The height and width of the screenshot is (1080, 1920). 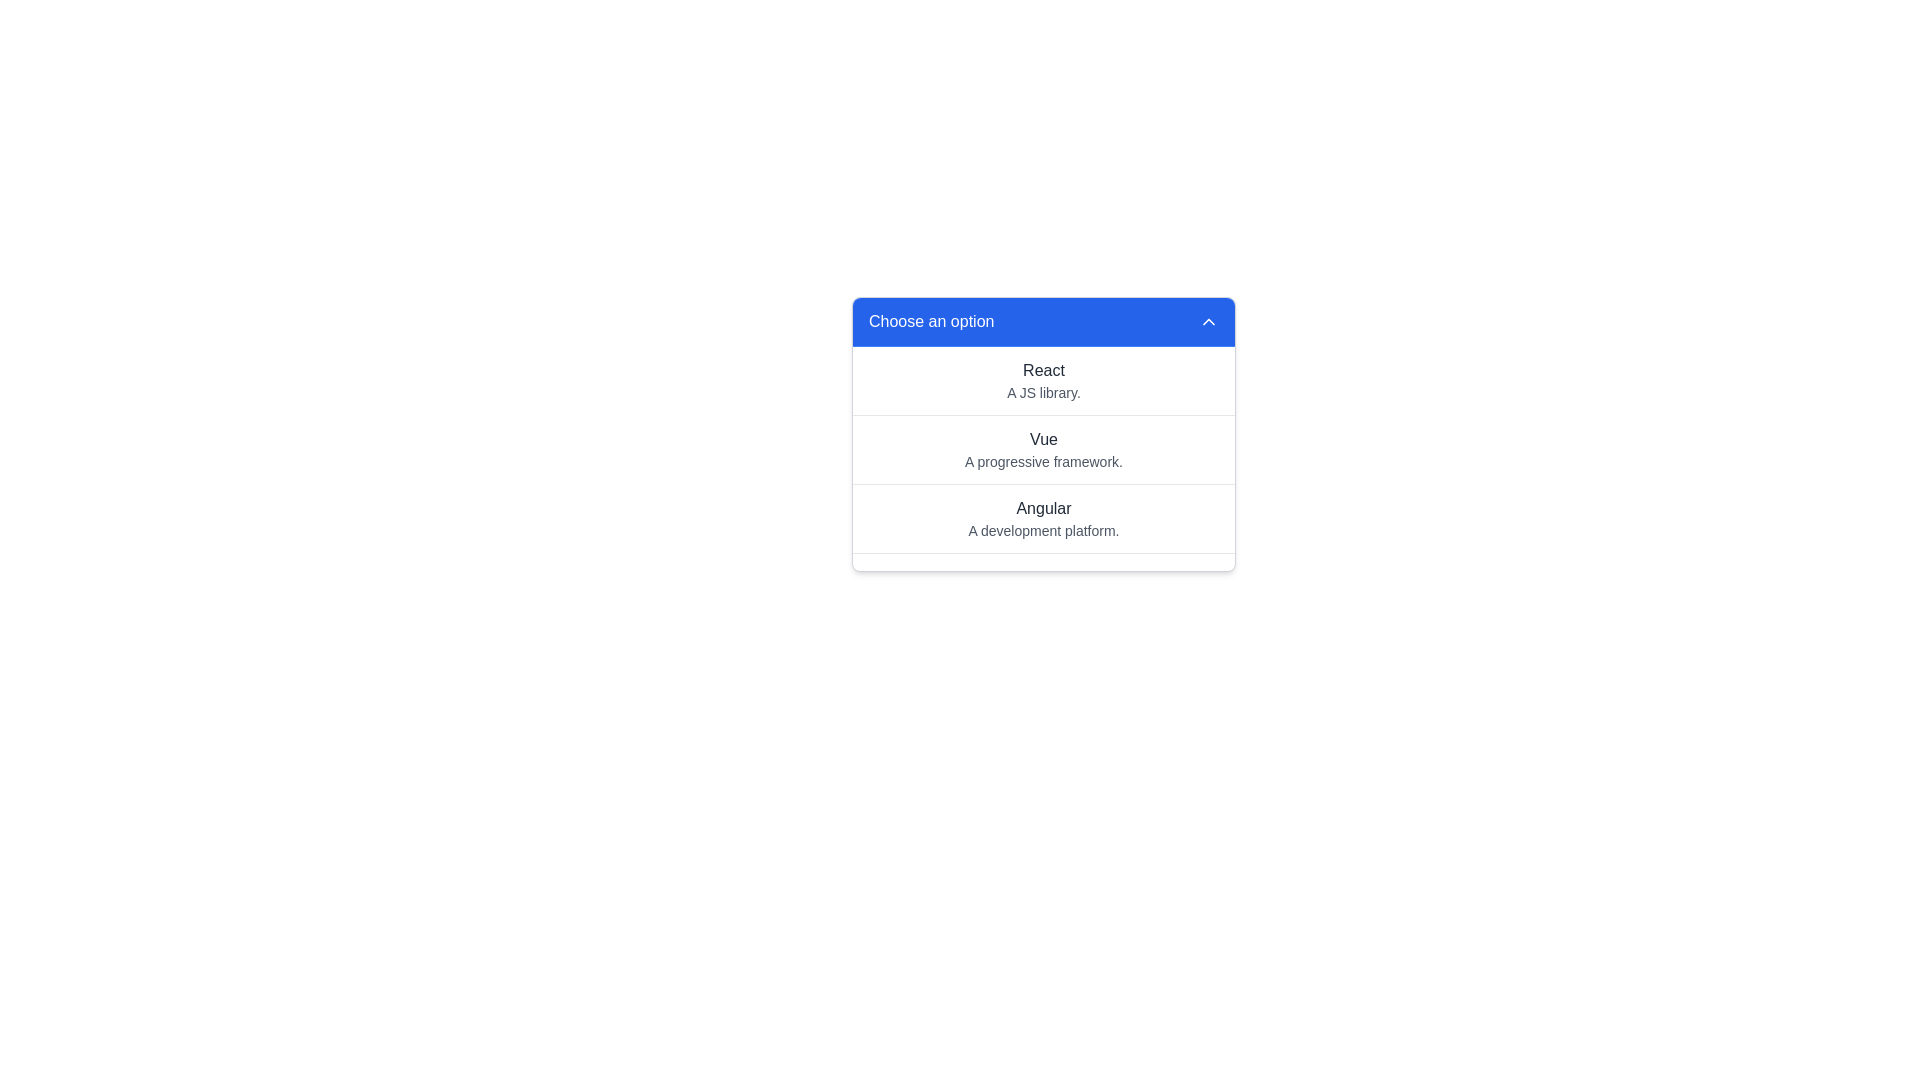 What do you see at coordinates (1042, 462) in the screenshot?
I see `the text label reading 'A progressive framework.' which is styled in gray and positioned below the text 'Vue' in the dropdown menu` at bounding box center [1042, 462].